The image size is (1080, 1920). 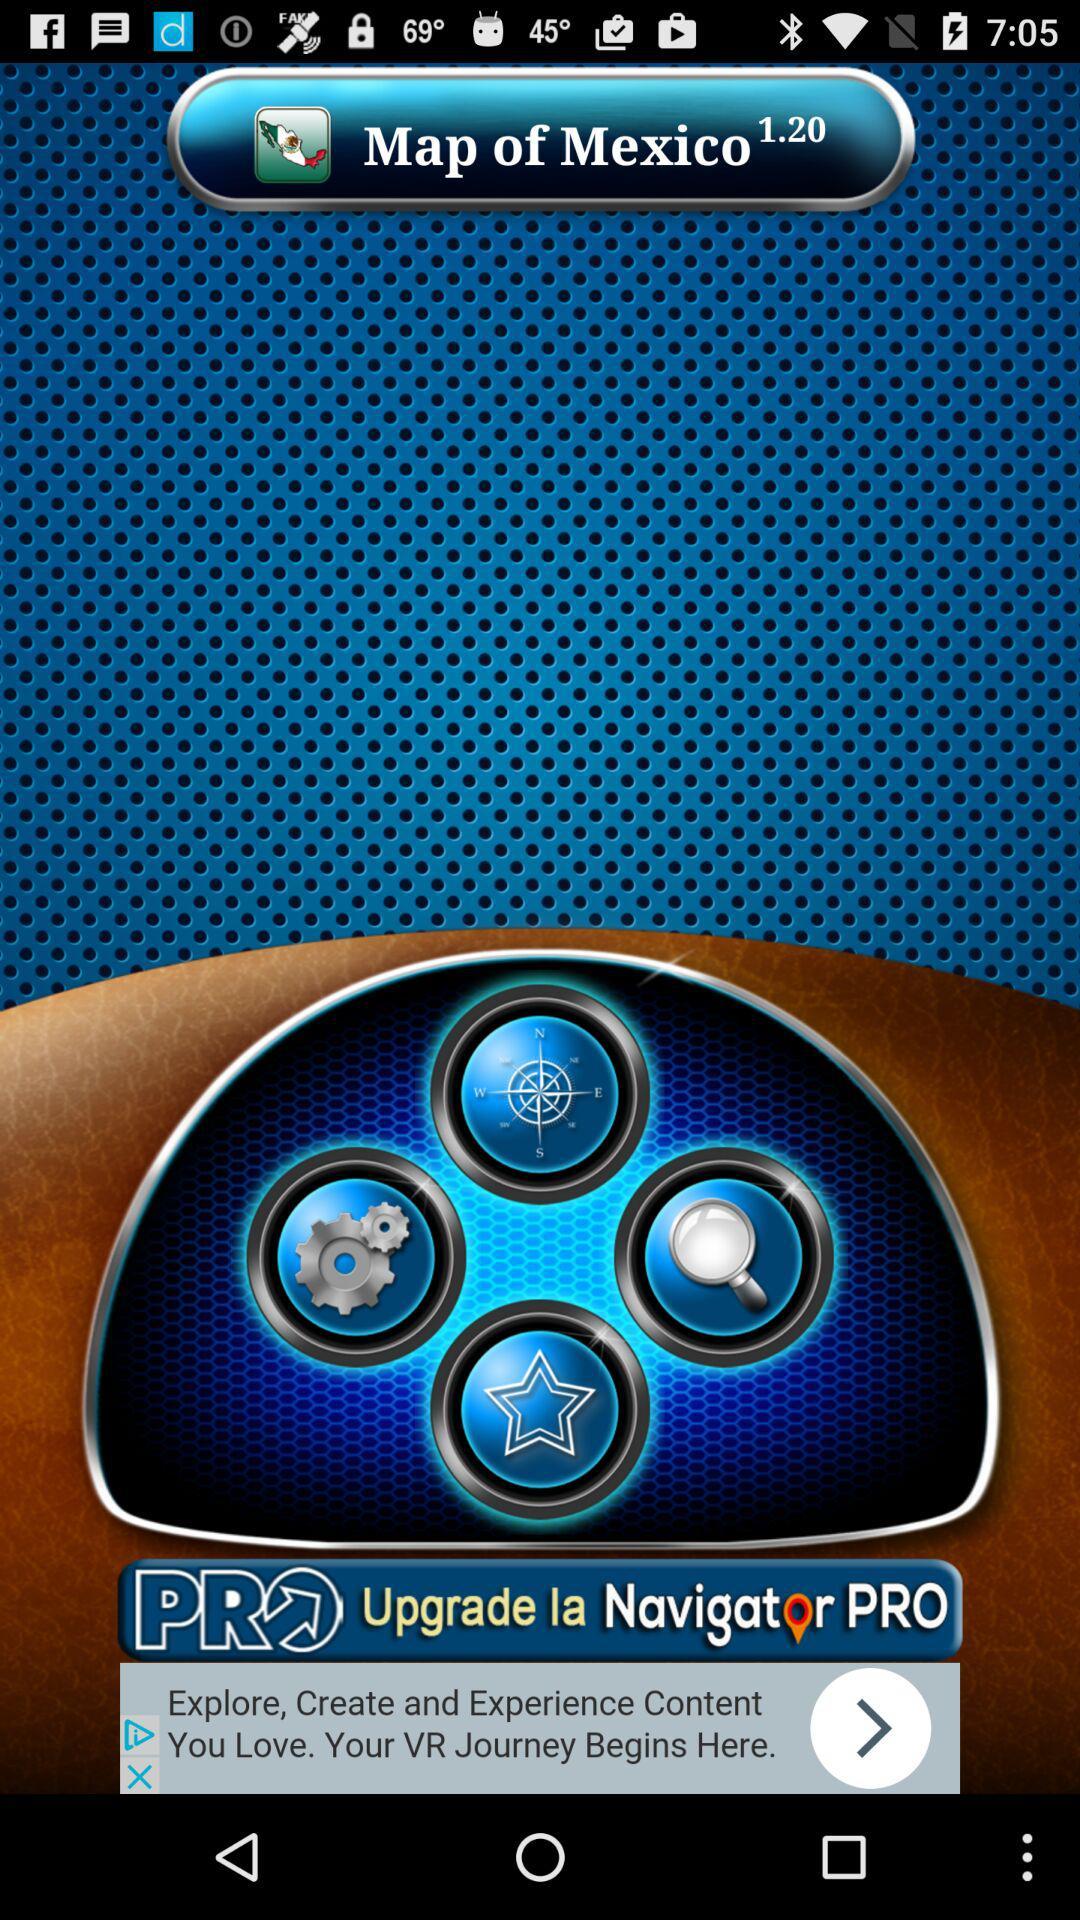 I want to click on next, so click(x=540, y=1727).